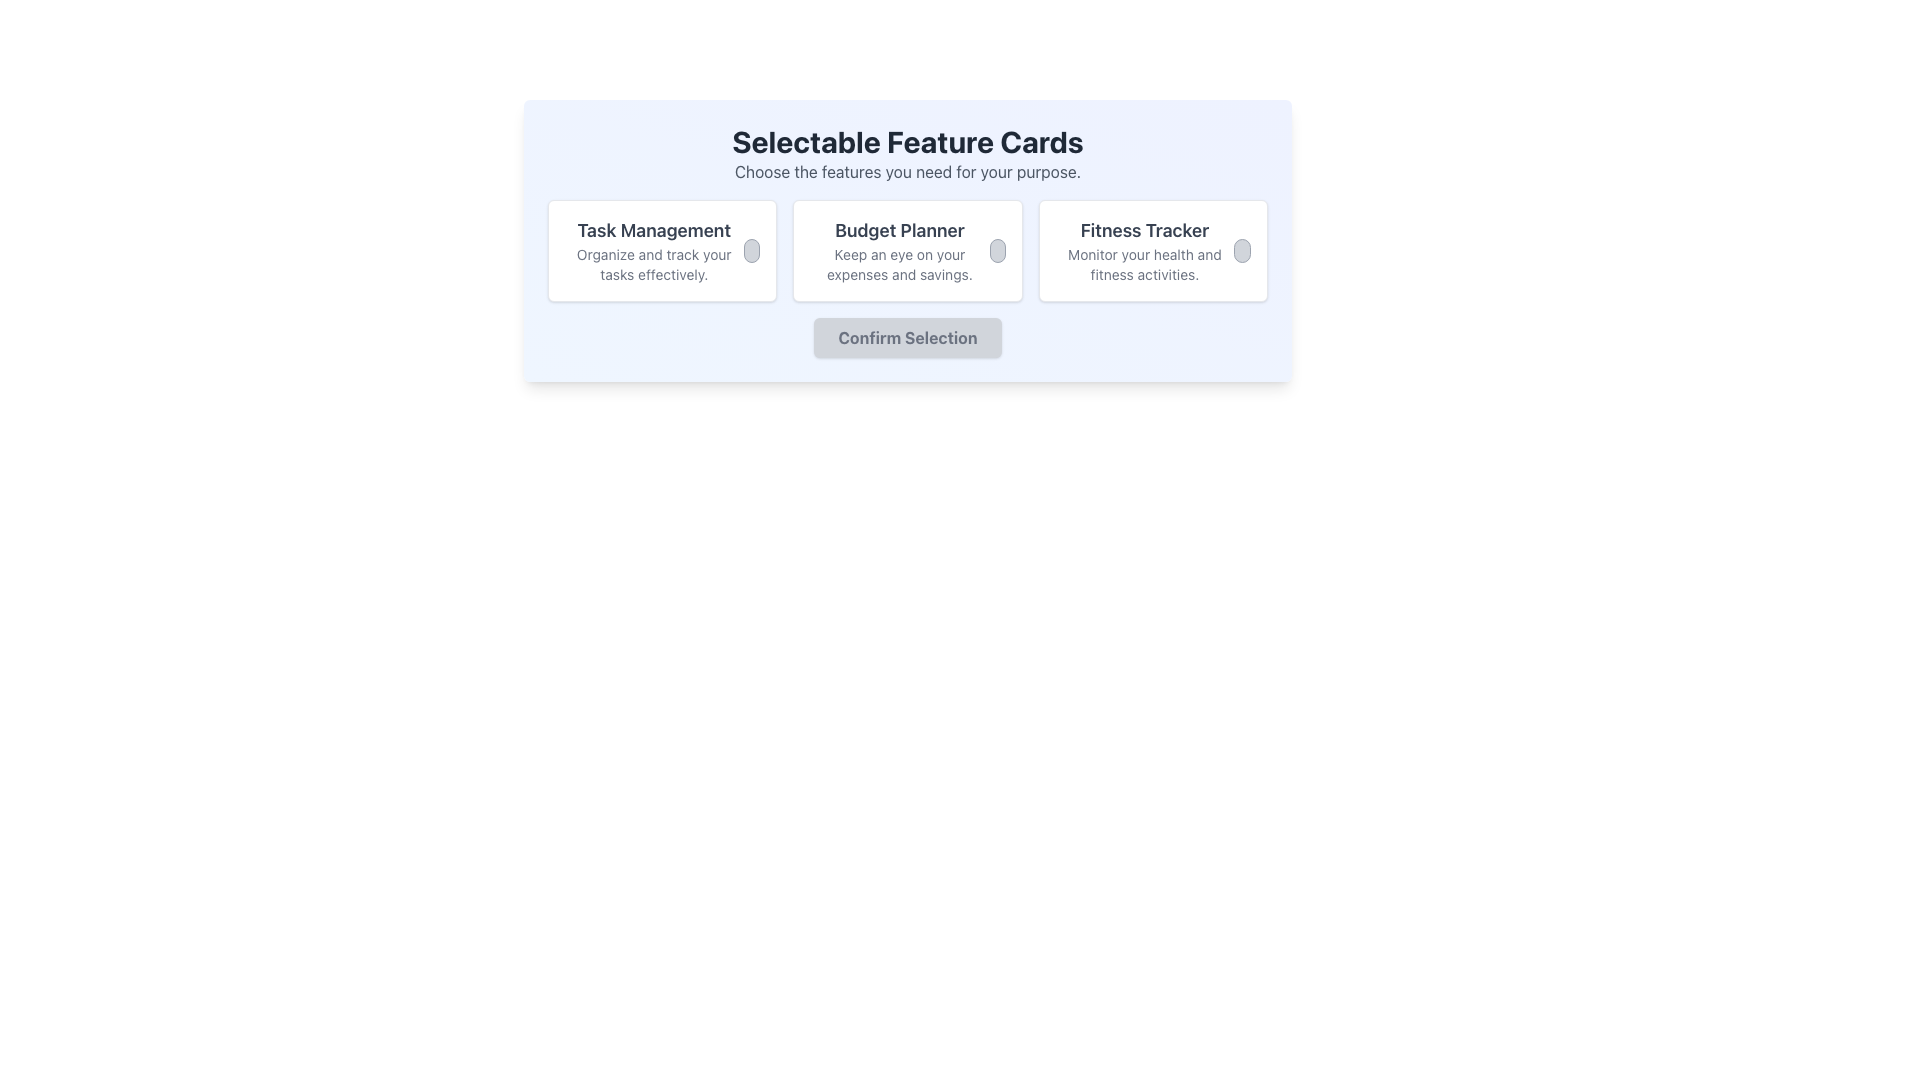 The height and width of the screenshot is (1080, 1920). I want to click on static text element titled 'Budget Planner', which is styled in bold dark-gray font and located at the top of the second feature card under 'Selectable Feature Cards', so click(898, 230).